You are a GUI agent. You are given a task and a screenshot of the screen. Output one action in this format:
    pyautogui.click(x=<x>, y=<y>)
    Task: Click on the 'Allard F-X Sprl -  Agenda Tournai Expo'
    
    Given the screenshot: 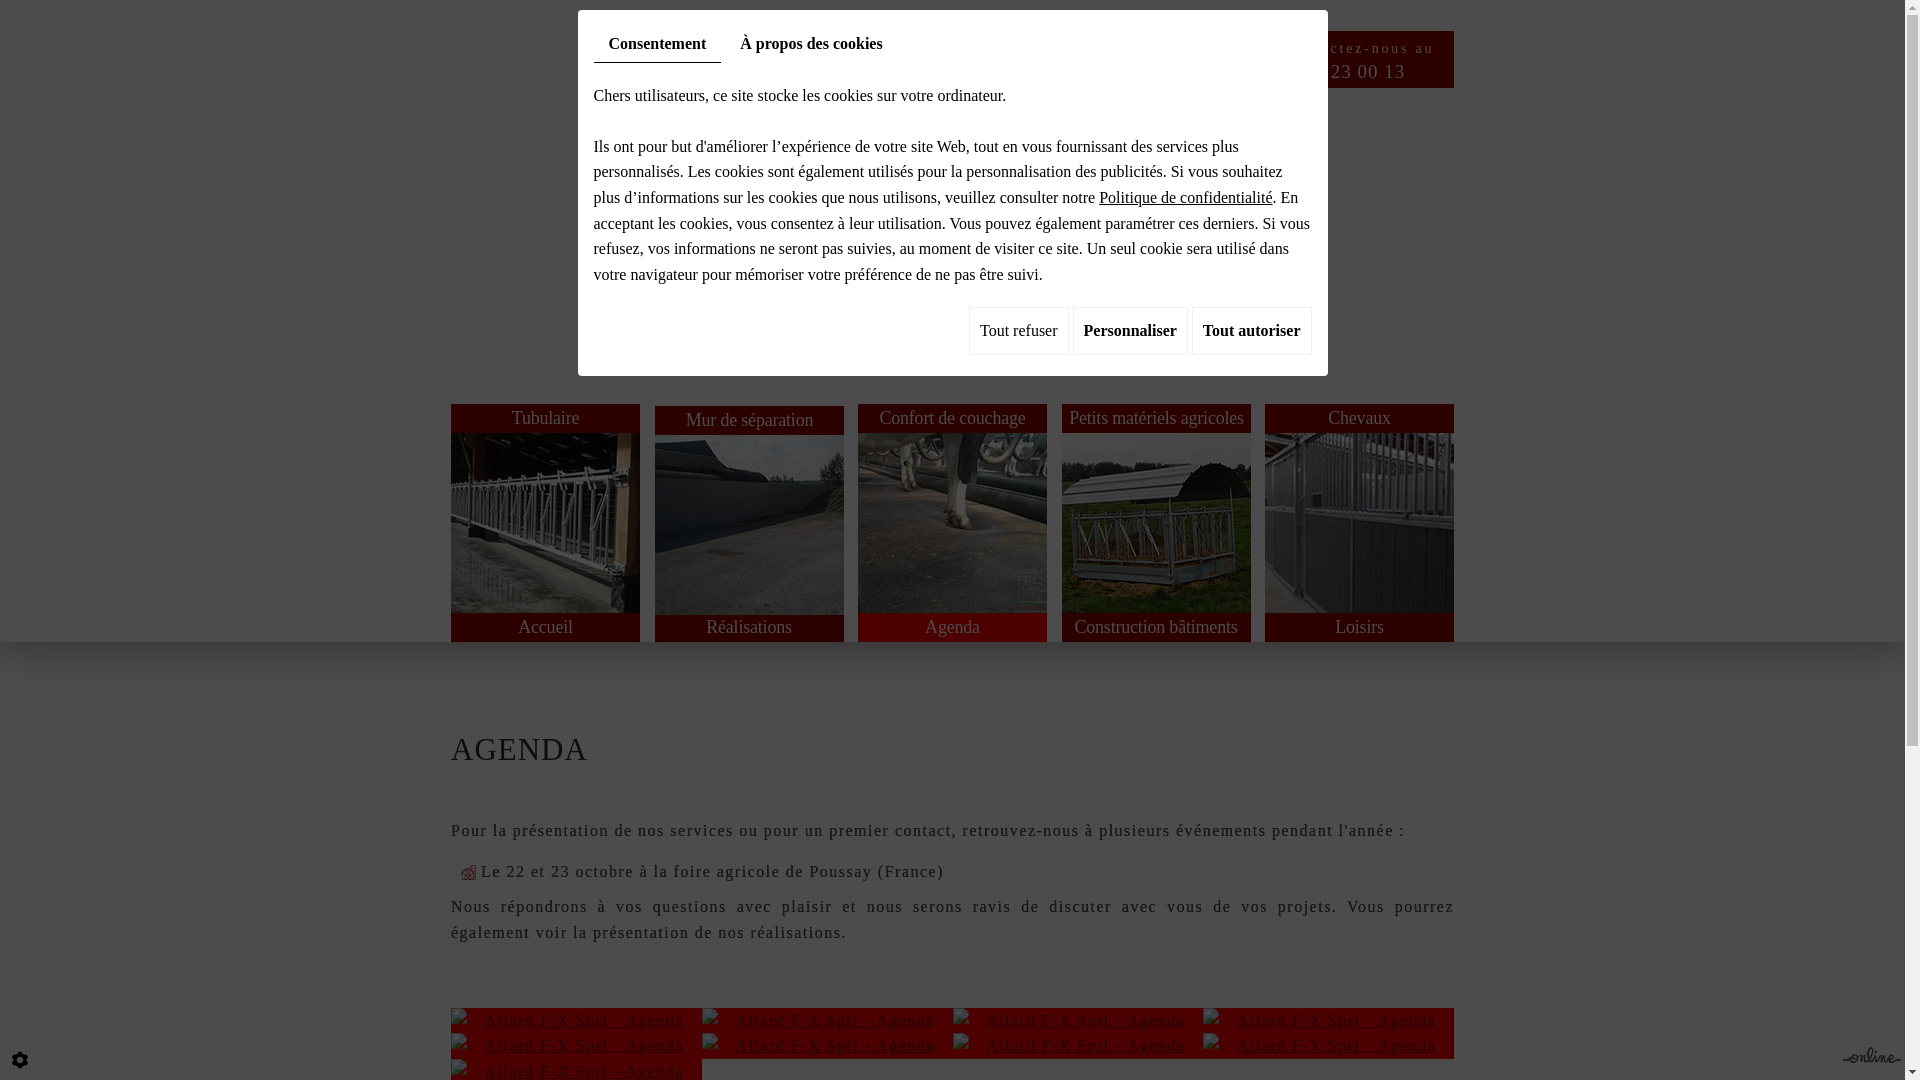 What is the action you would take?
    pyautogui.click(x=827, y=1044)
    